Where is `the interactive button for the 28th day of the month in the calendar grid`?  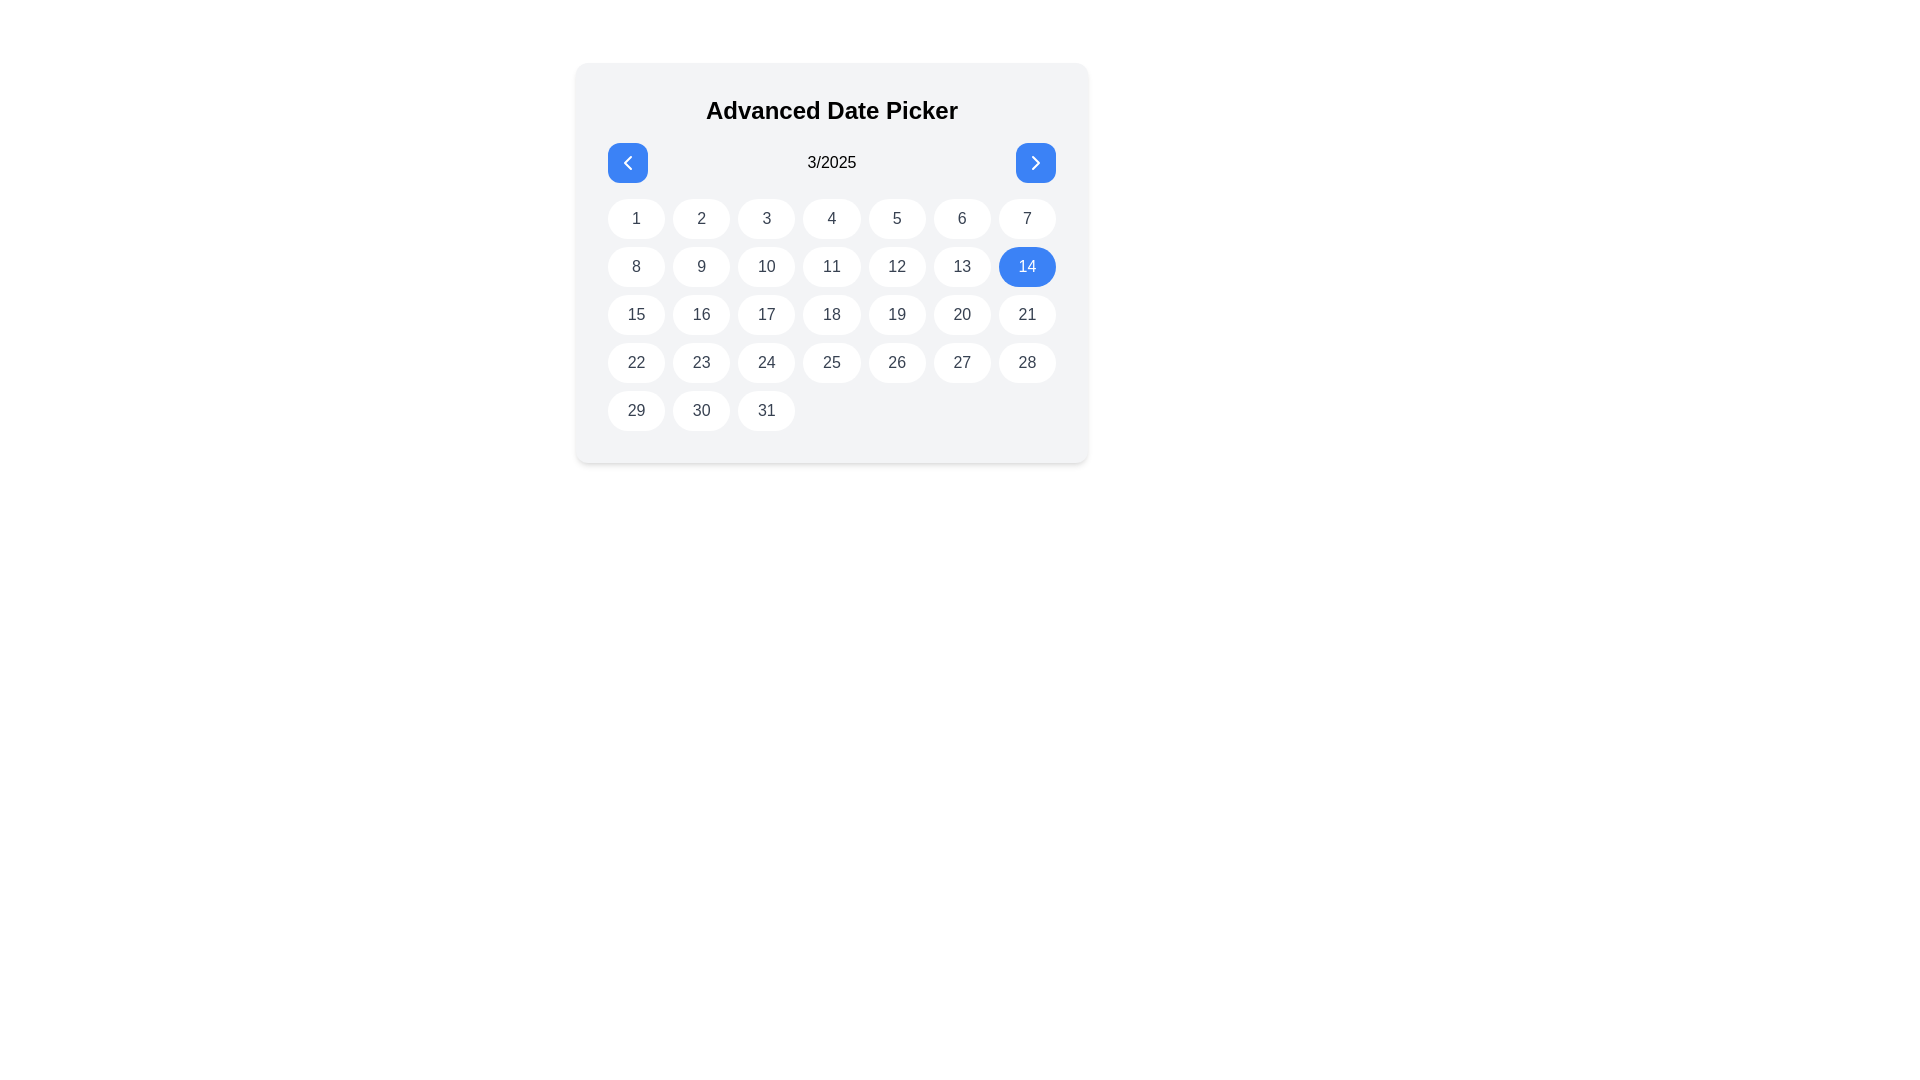 the interactive button for the 28th day of the month in the calendar grid is located at coordinates (1027, 362).